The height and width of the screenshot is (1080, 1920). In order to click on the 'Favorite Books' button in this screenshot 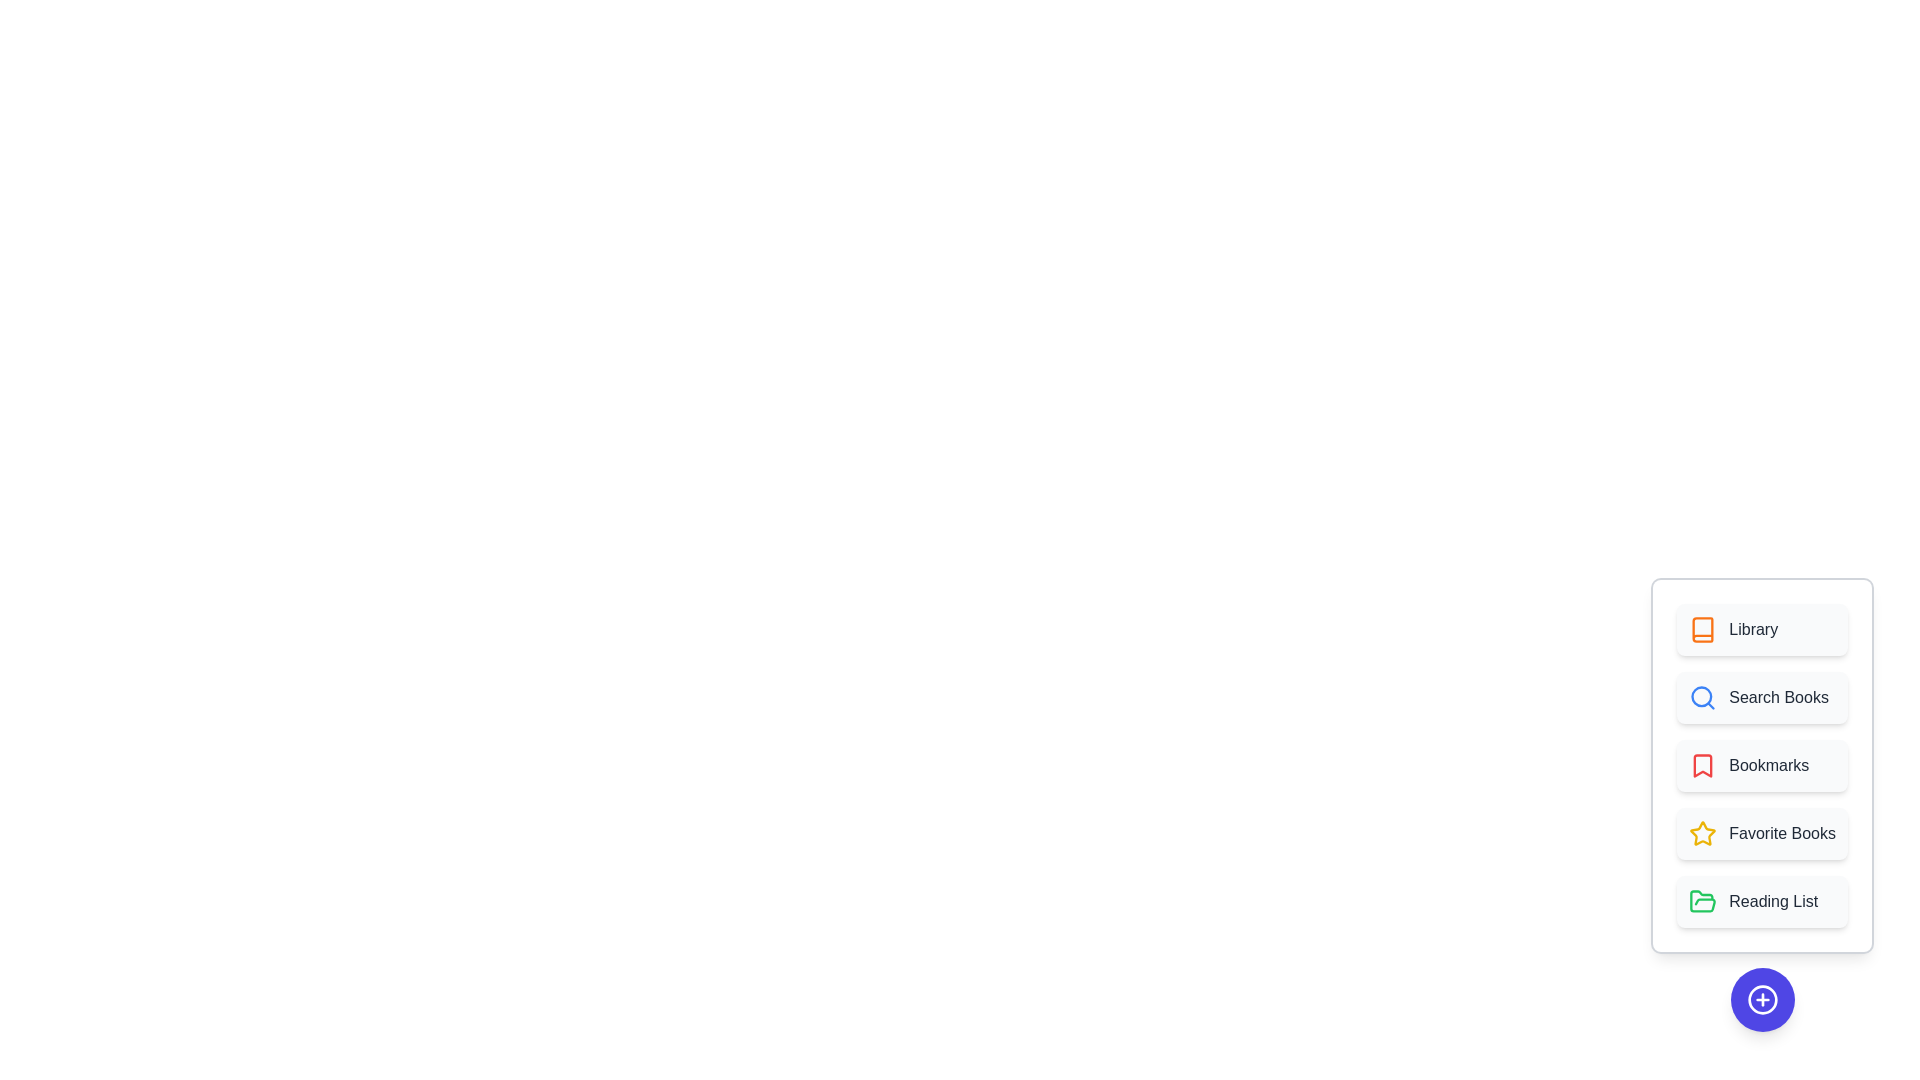, I will do `click(1761, 833)`.